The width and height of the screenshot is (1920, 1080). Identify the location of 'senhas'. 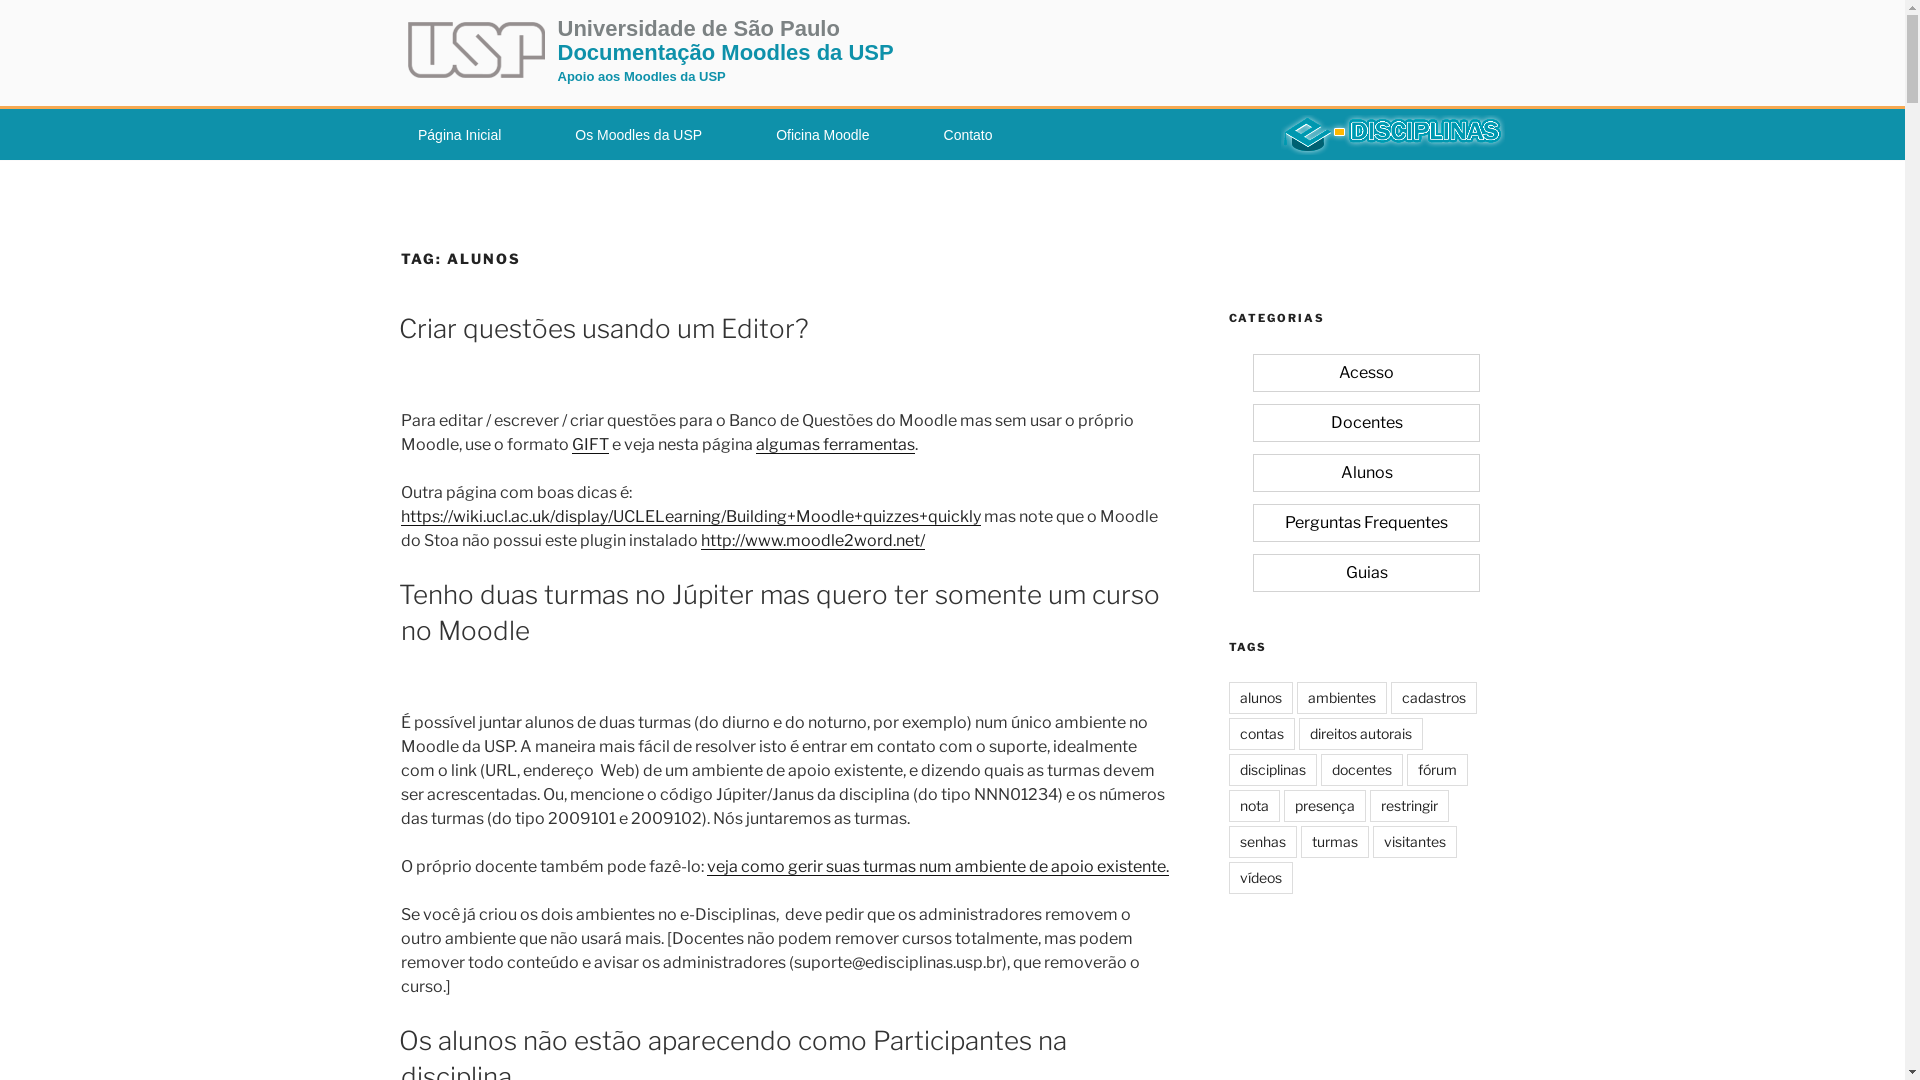
(1261, 841).